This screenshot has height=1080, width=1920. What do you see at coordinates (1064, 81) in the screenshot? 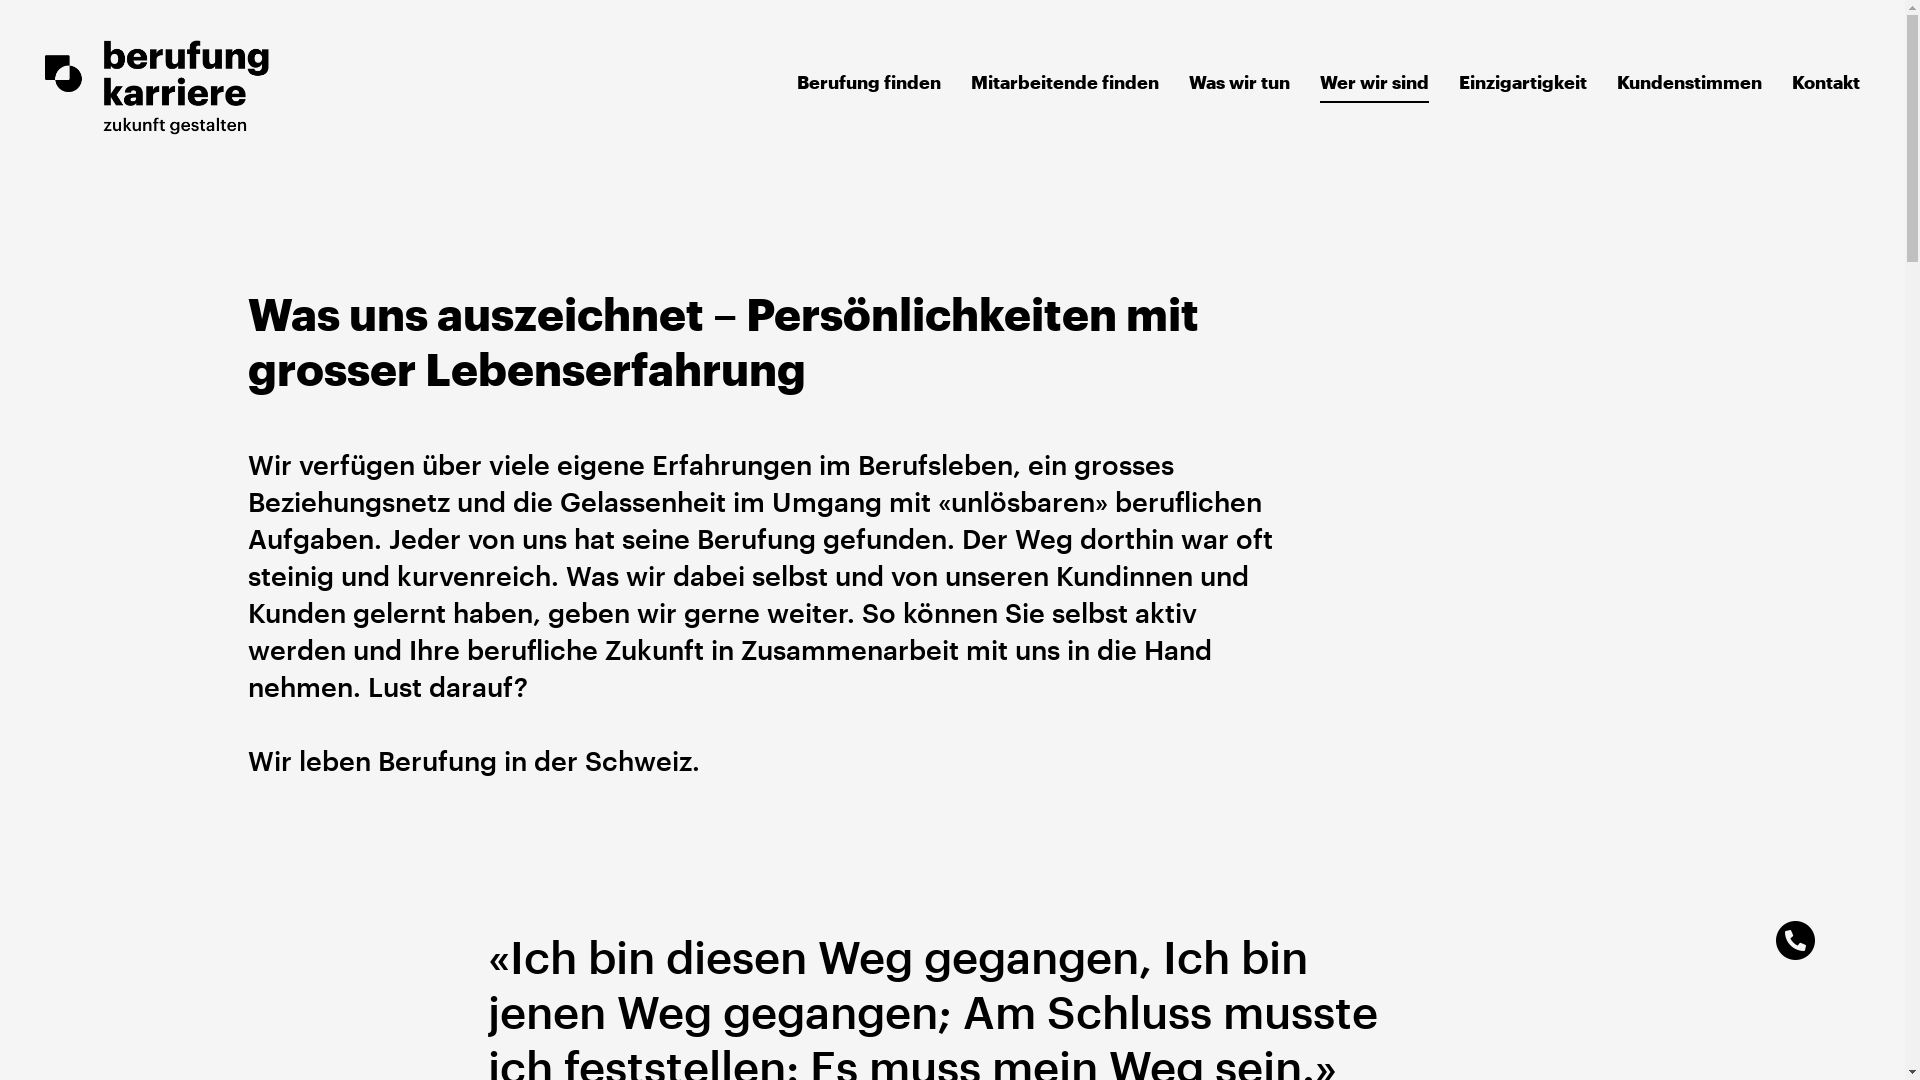
I see `'Mitarbeitende finden'` at bounding box center [1064, 81].